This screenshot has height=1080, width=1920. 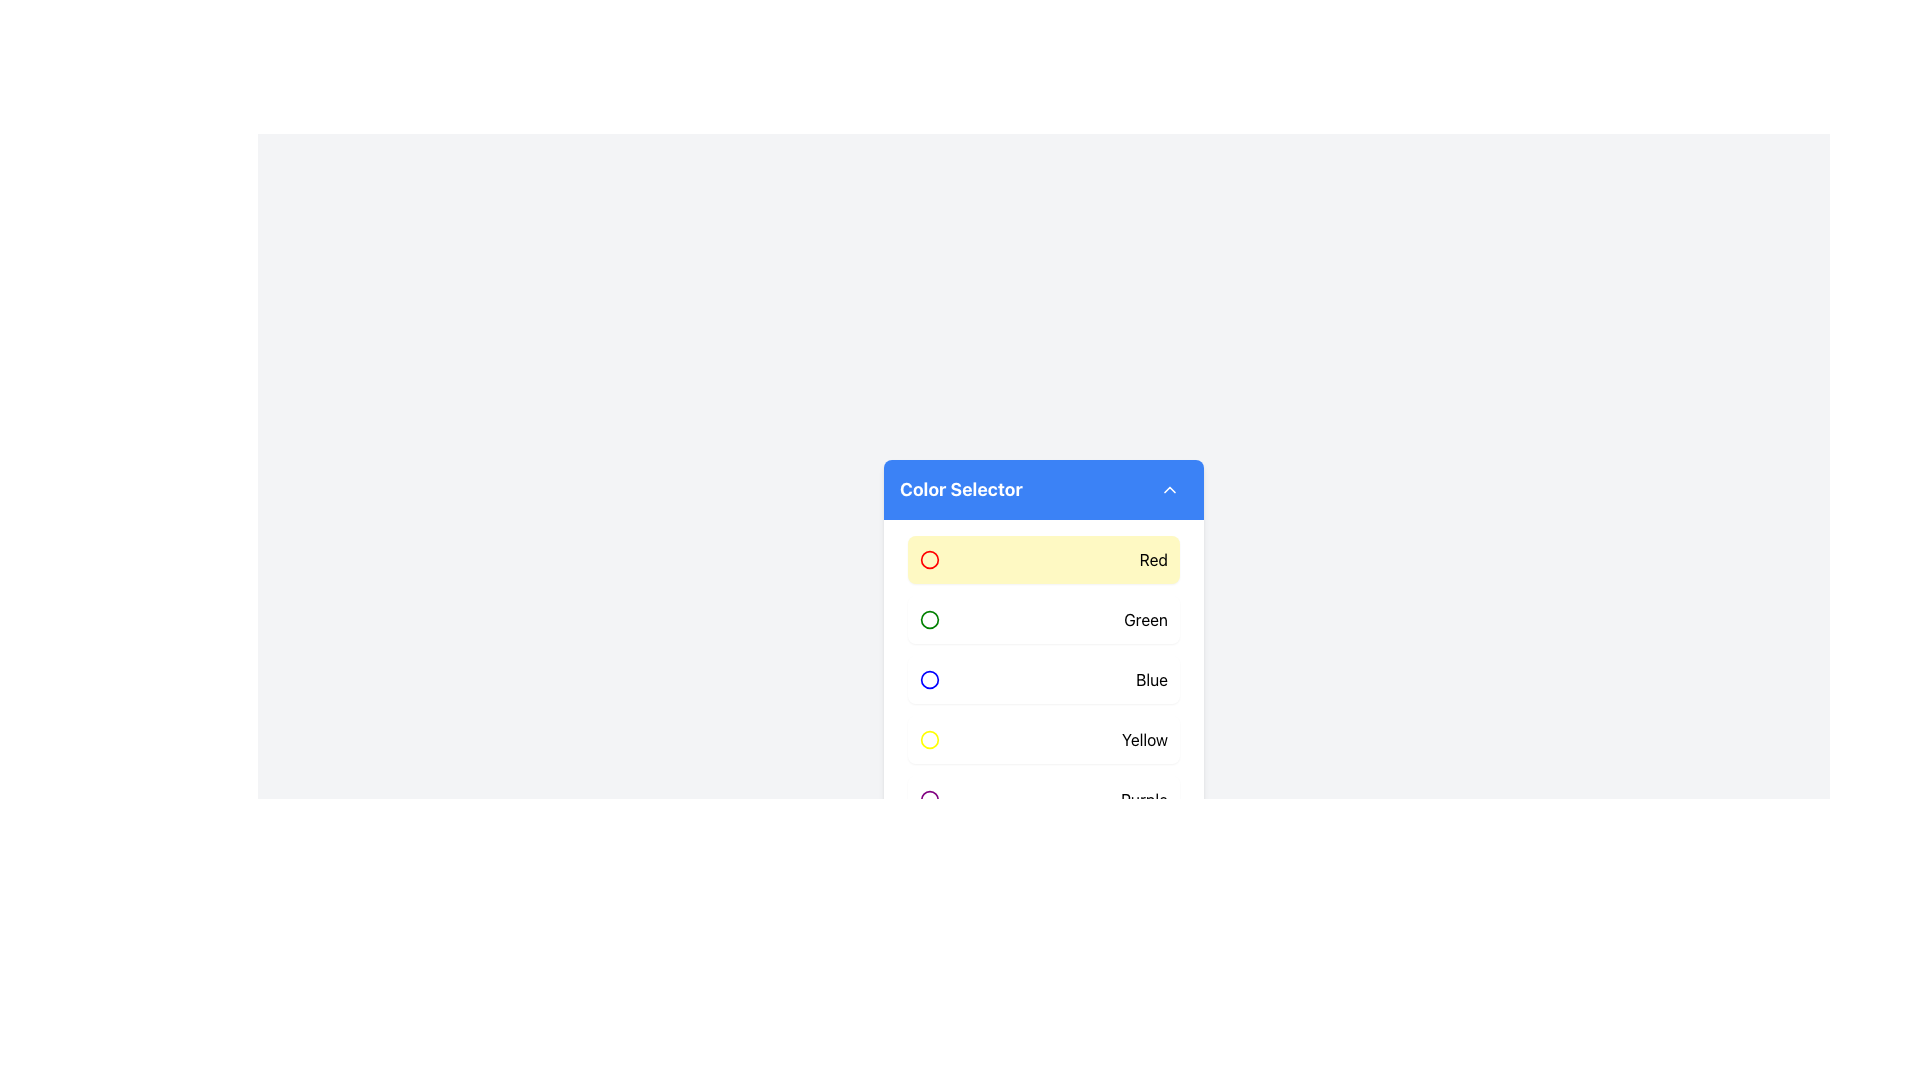 What do you see at coordinates (961, 489) in the screenshot?
I see `the 'Color Selector' header label, which is displayed in a bold, large white font on a blue background, located at the upper-left portion of the selection interface` at bounding box center [961, 489].